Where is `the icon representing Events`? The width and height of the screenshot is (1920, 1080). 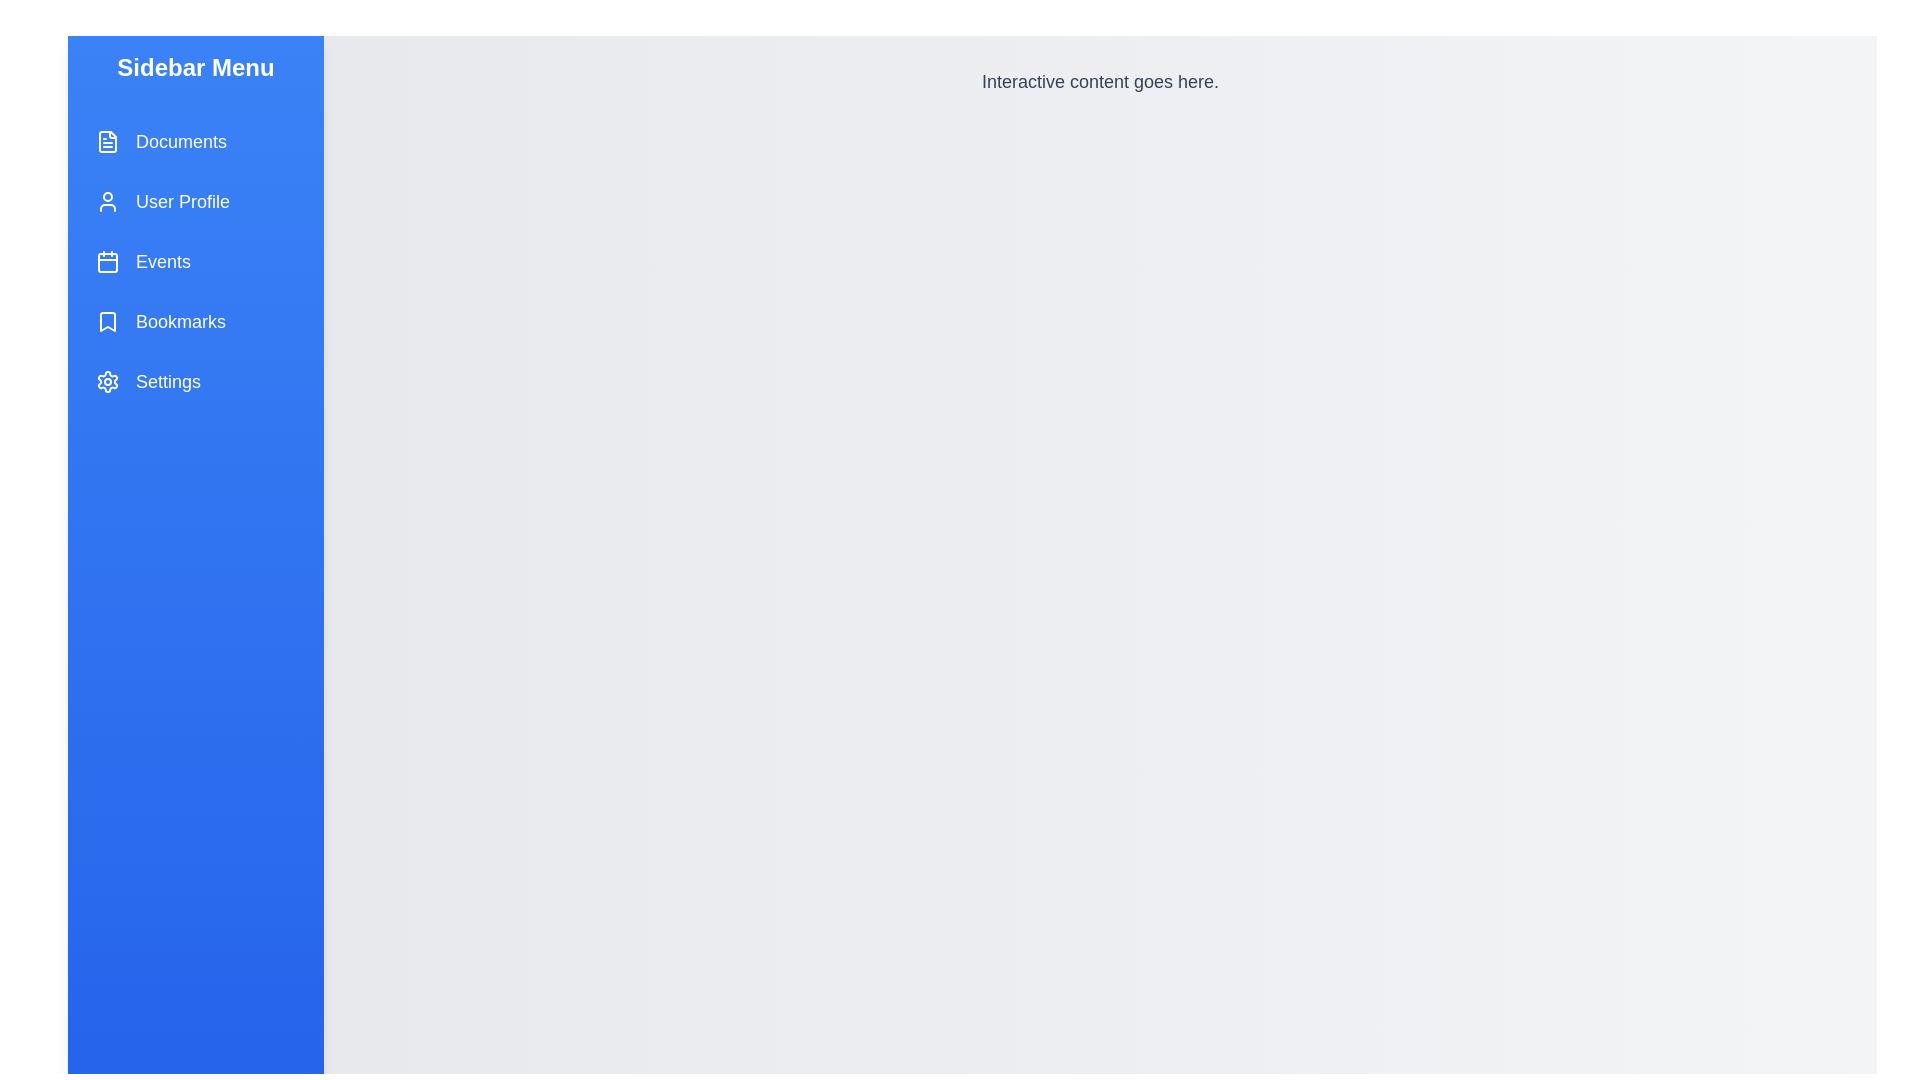 the icon representing Events is located at coordinates (107, 261).